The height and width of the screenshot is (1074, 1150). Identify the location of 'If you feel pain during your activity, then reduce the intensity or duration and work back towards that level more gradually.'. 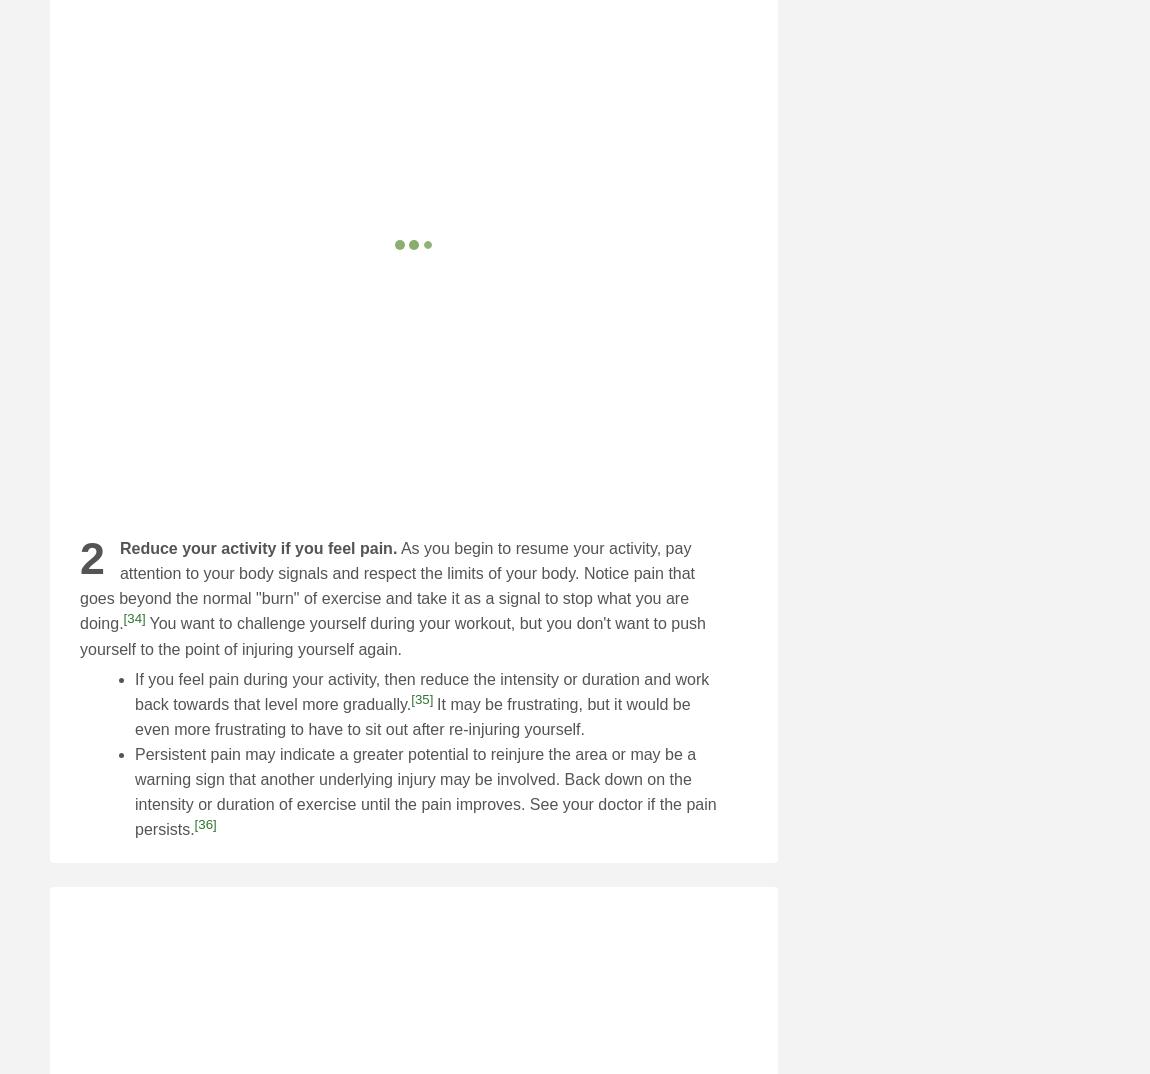
(134, 690).